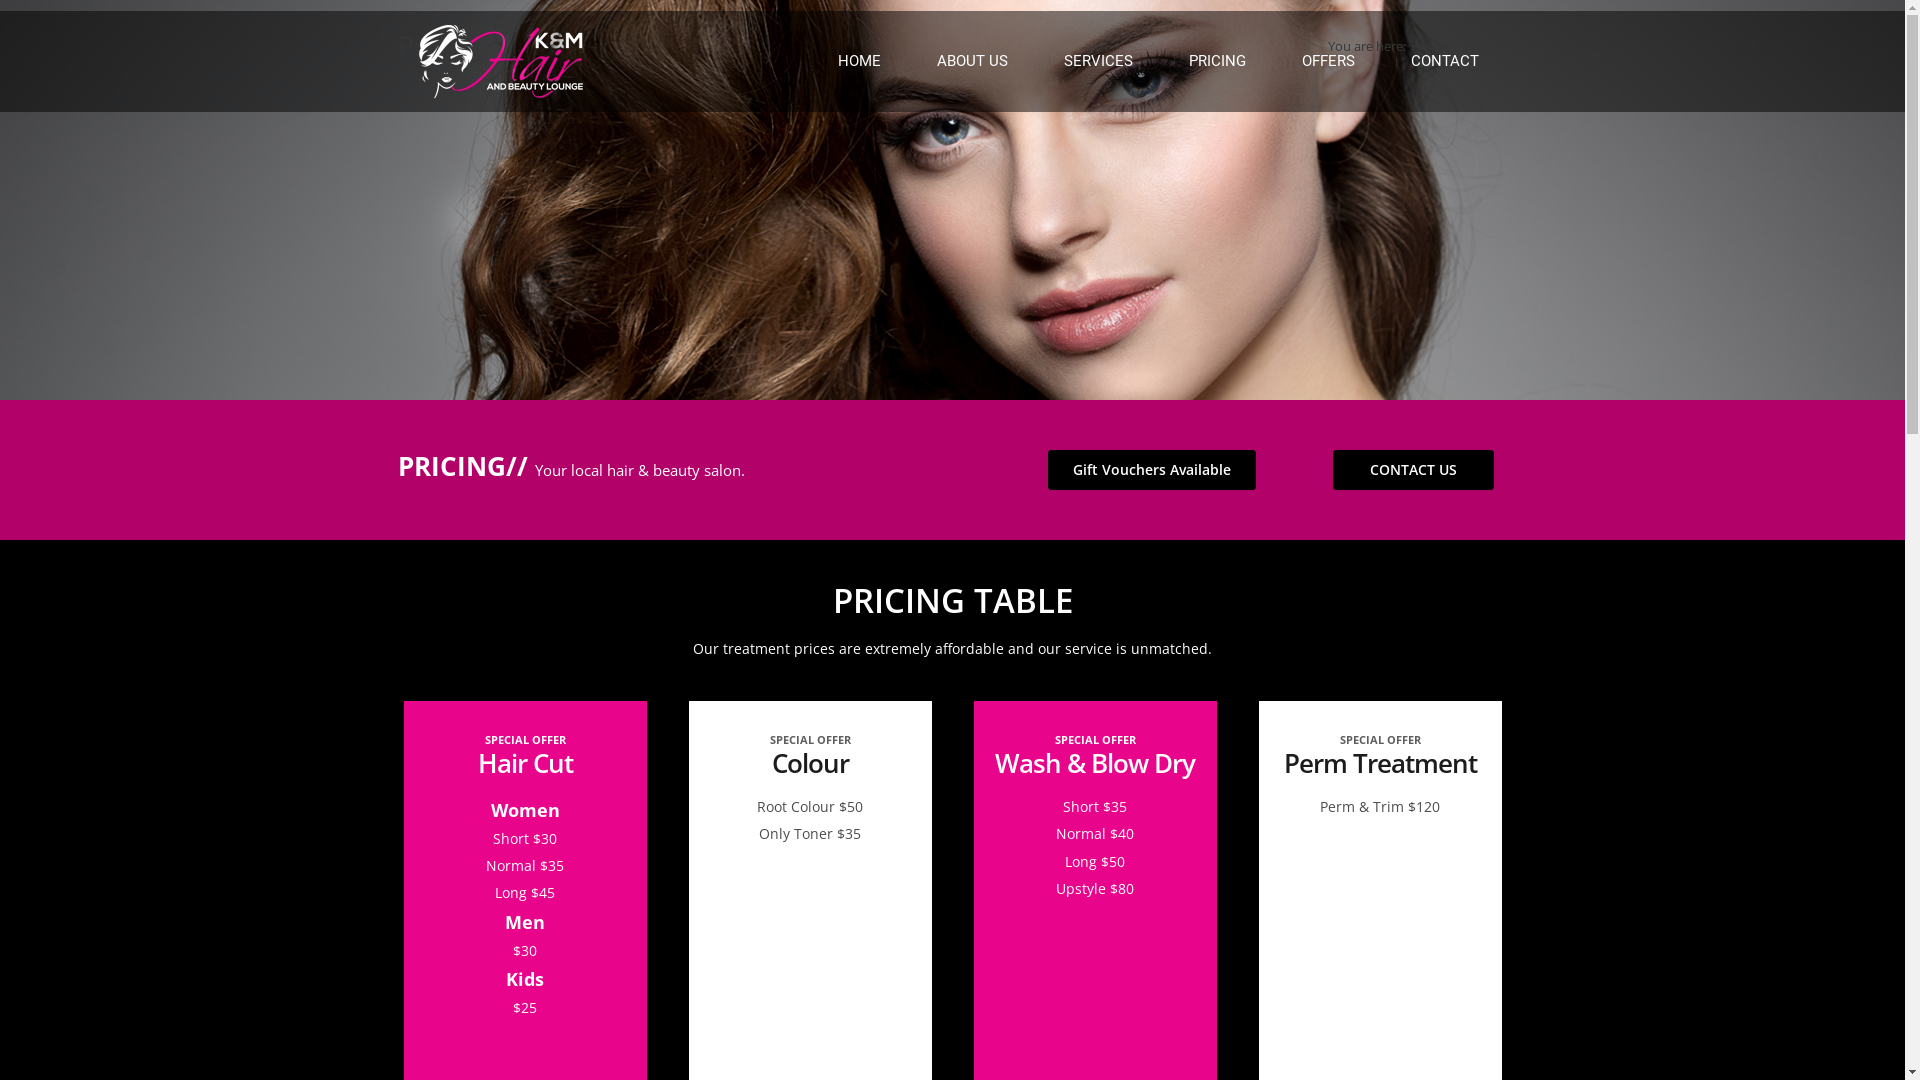 This screenshot has height=1080, width=1920. Describe the element at coordinates (500, 60) in the screenshot. I see `'K&M Hair and Beauty Lounge'` at that location.